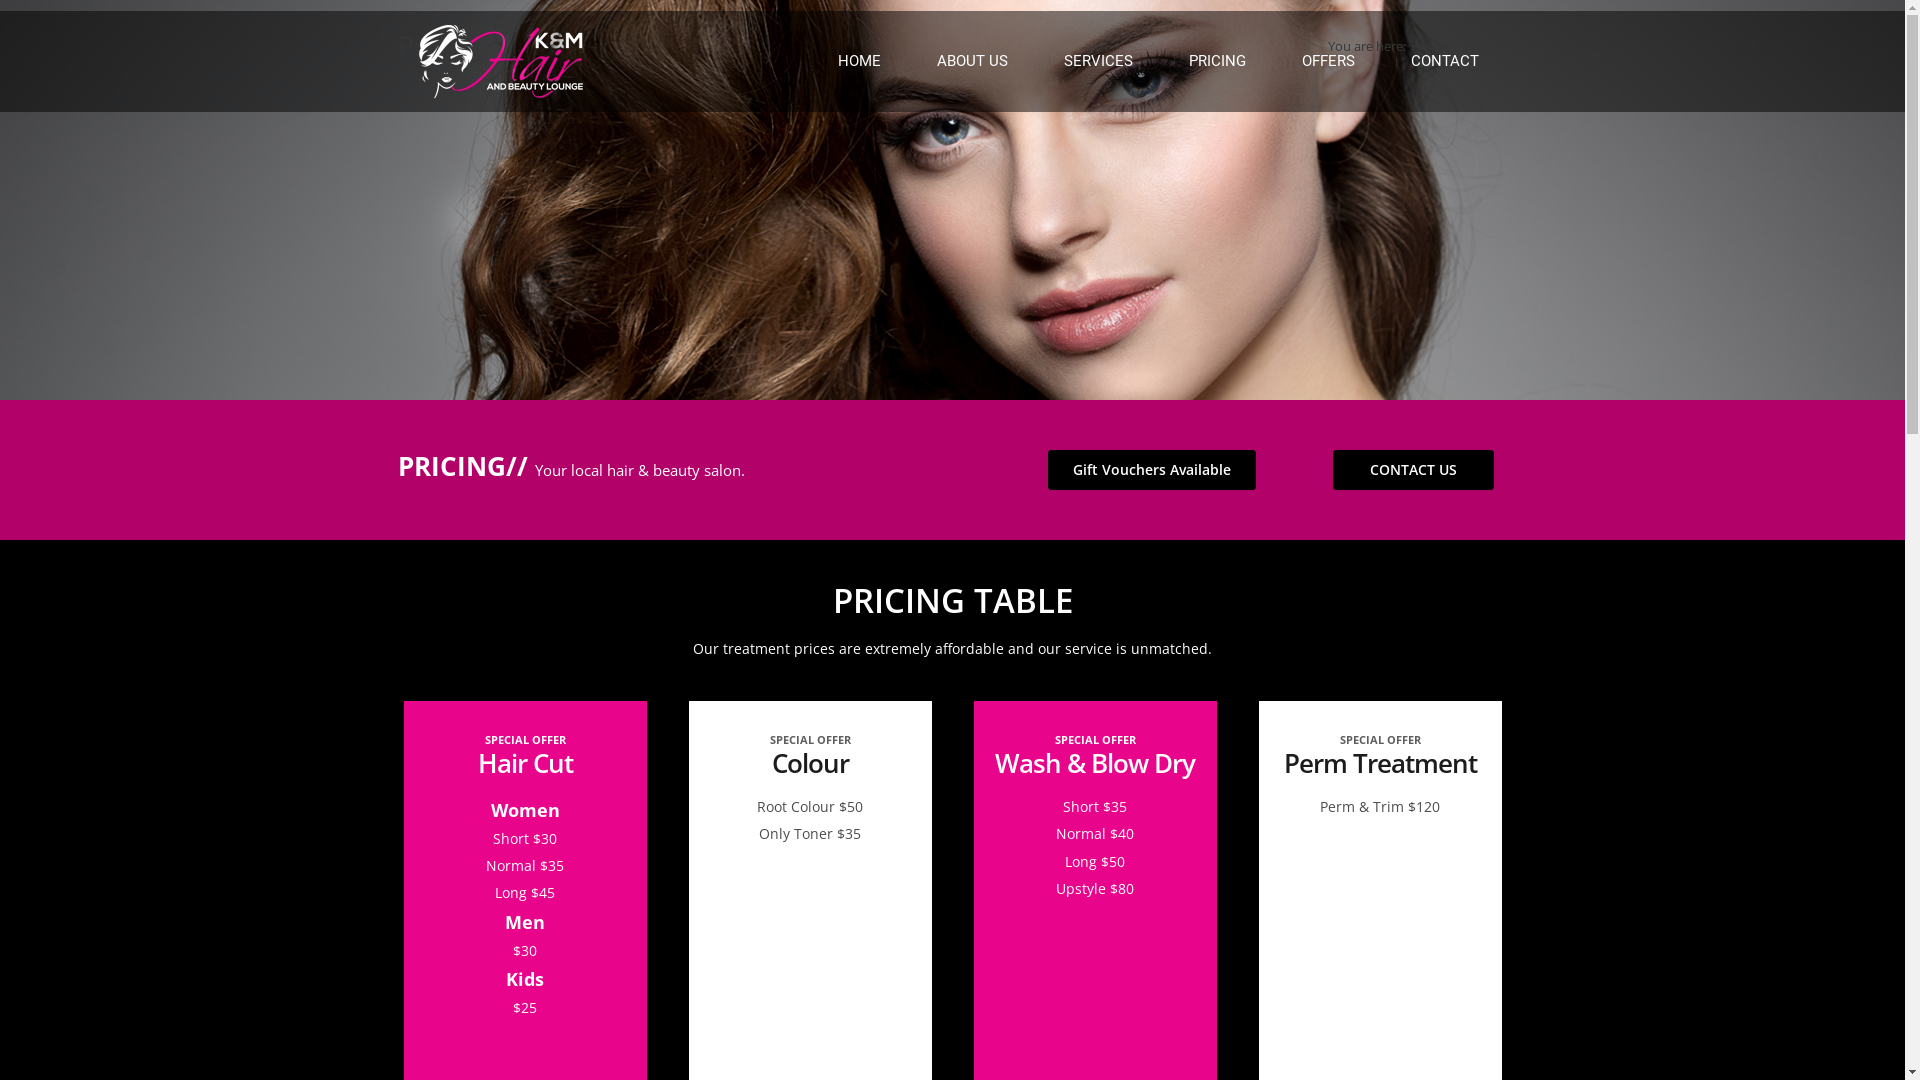 This screenshot has height=1080, width=1920. Describe the element at coordinates (500, 60) in the screenshot. I see `'K&M Hair and Beauty Lounge'` at that location.